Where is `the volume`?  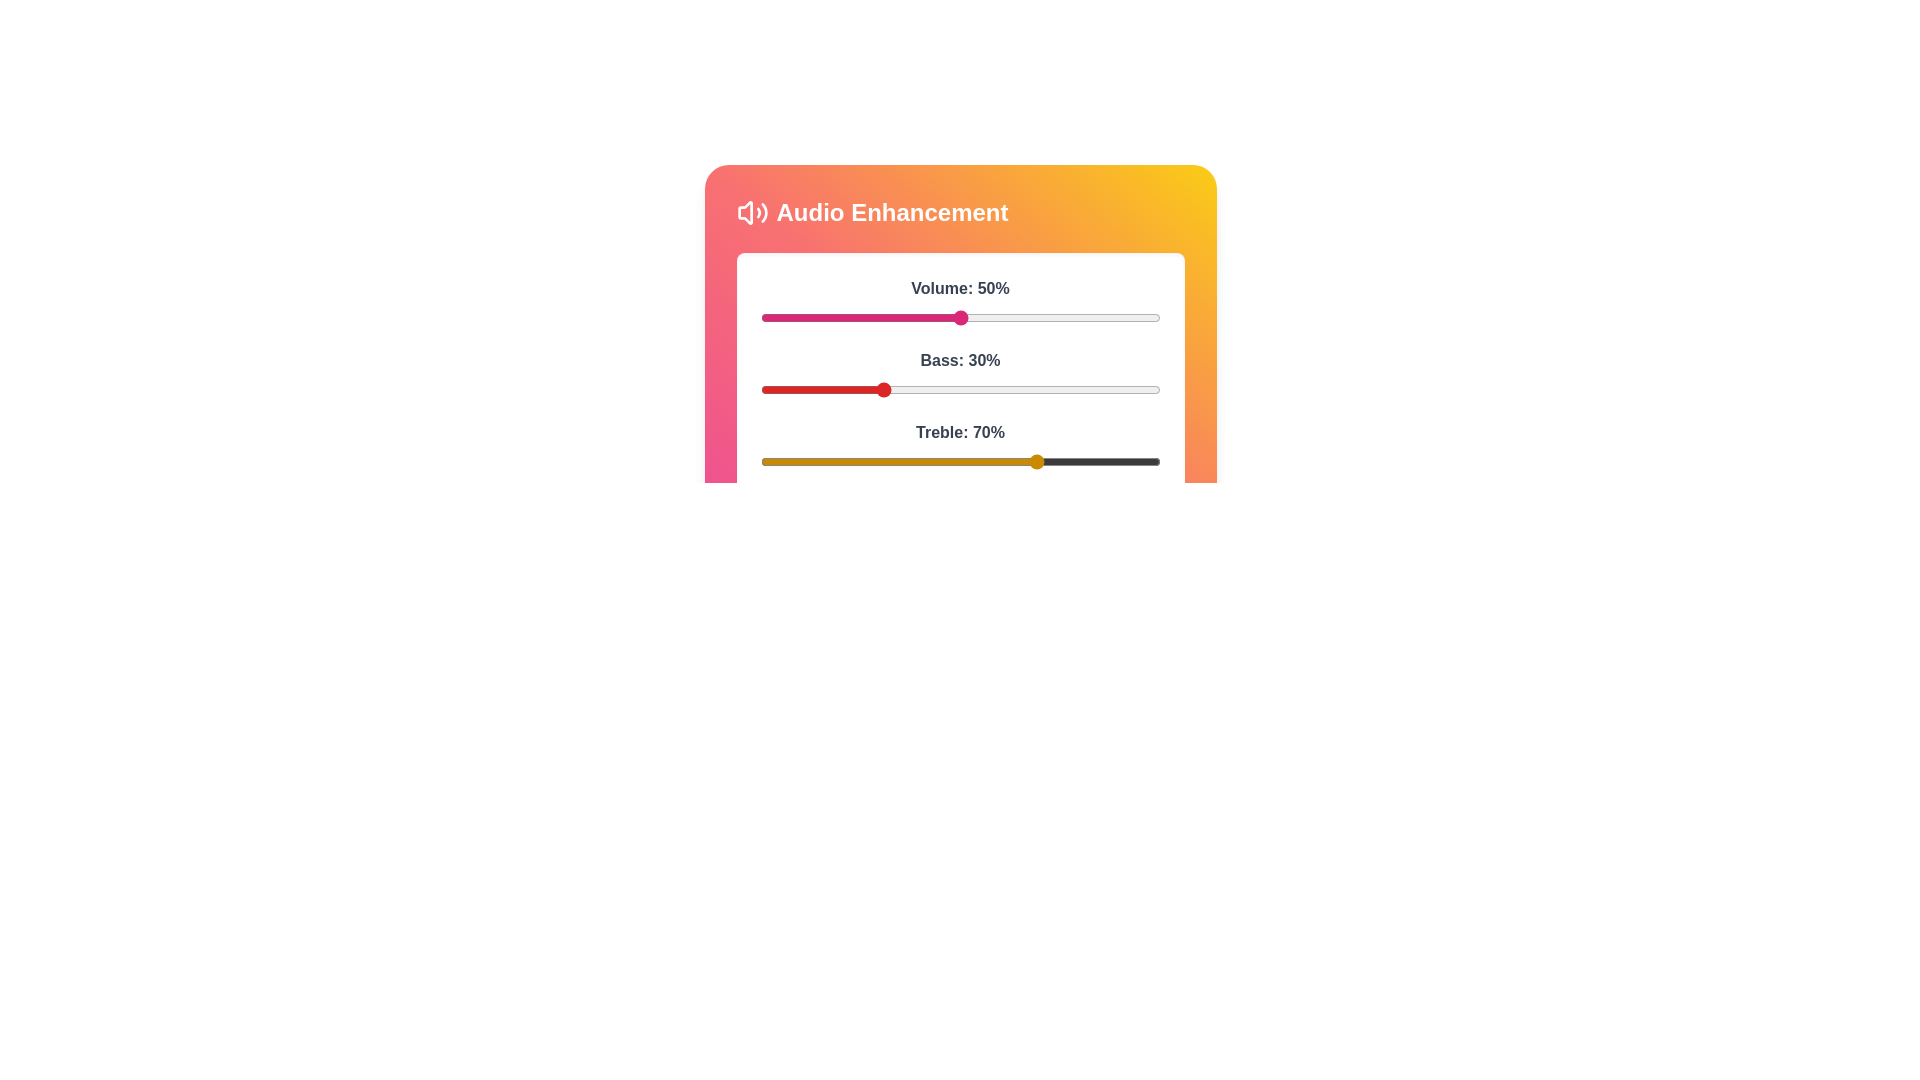
the volume is located at coordinates (791, 316).